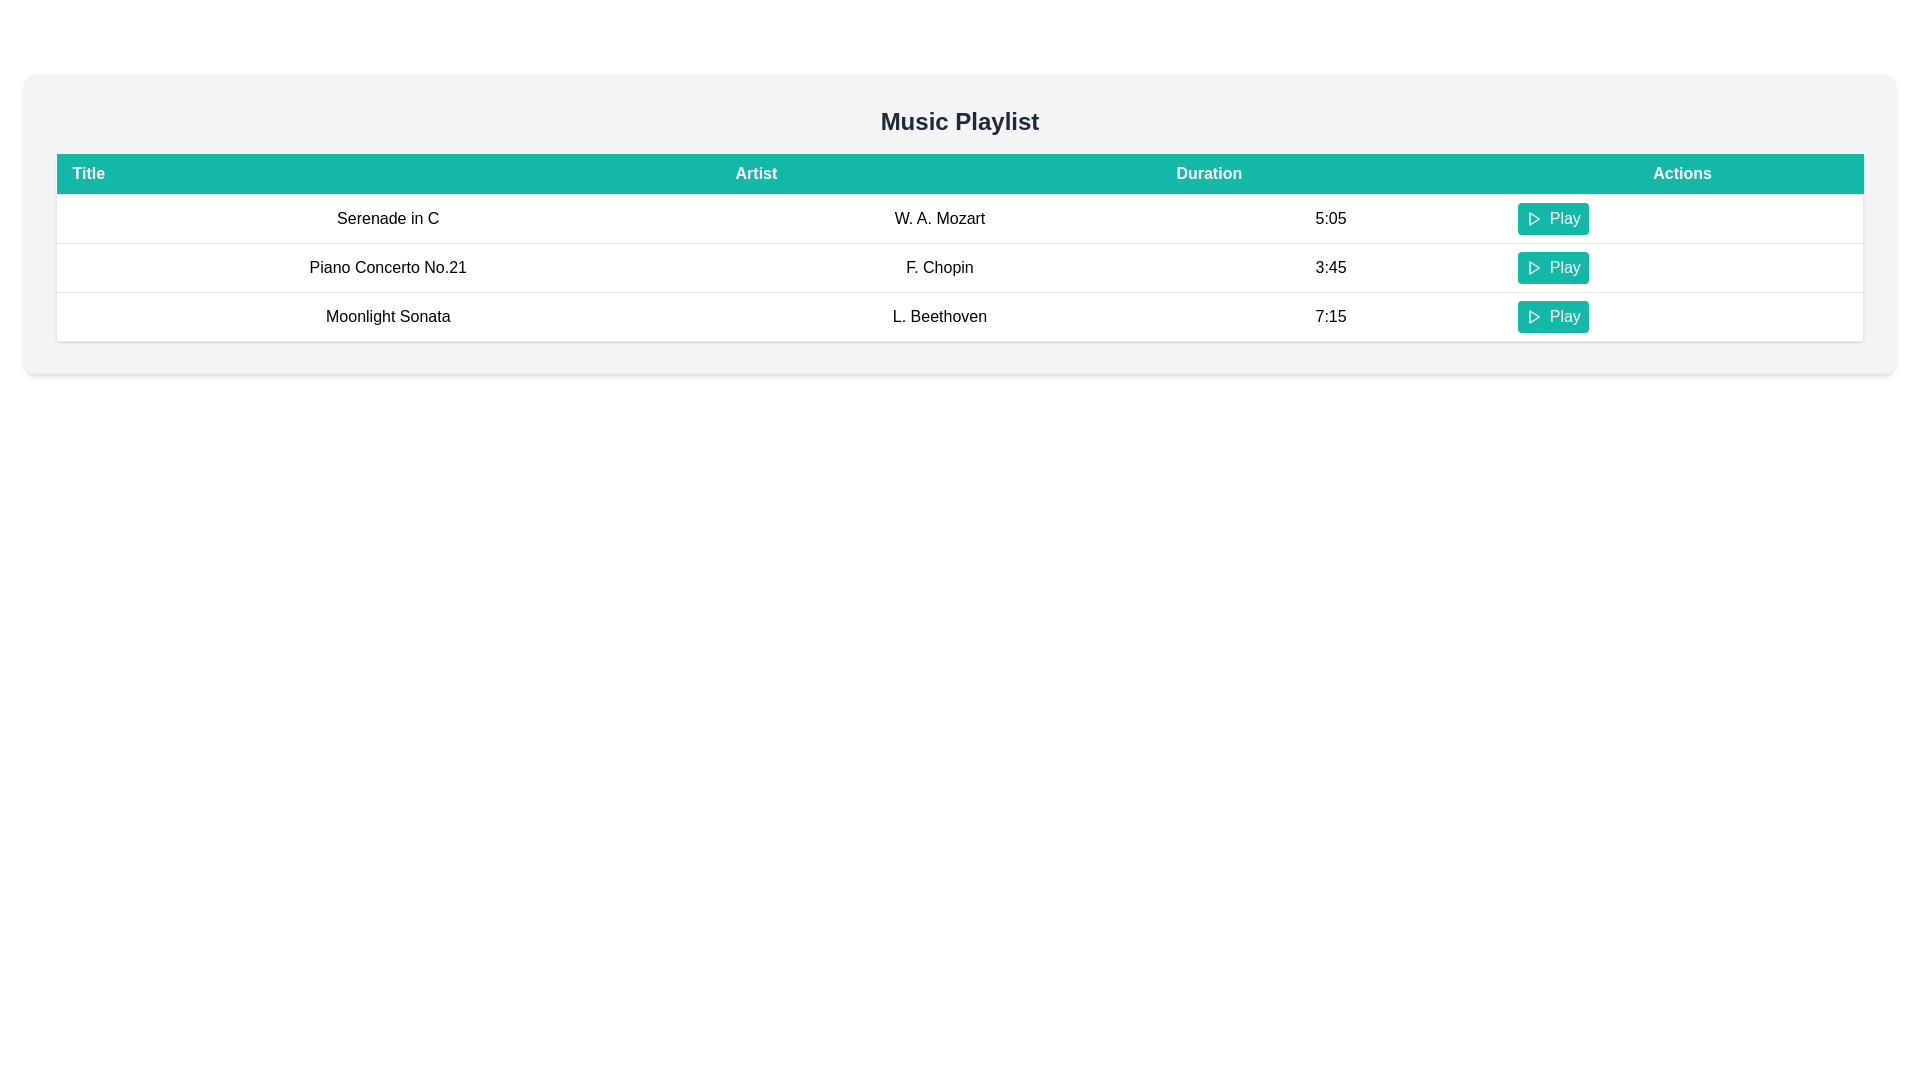 This screenshot has width=1920, height=1080. I want to click on the text label indicating the artist of the musical piece 'Moonlight Sonata' in the third row of the music playlist table, so click(939, 315).